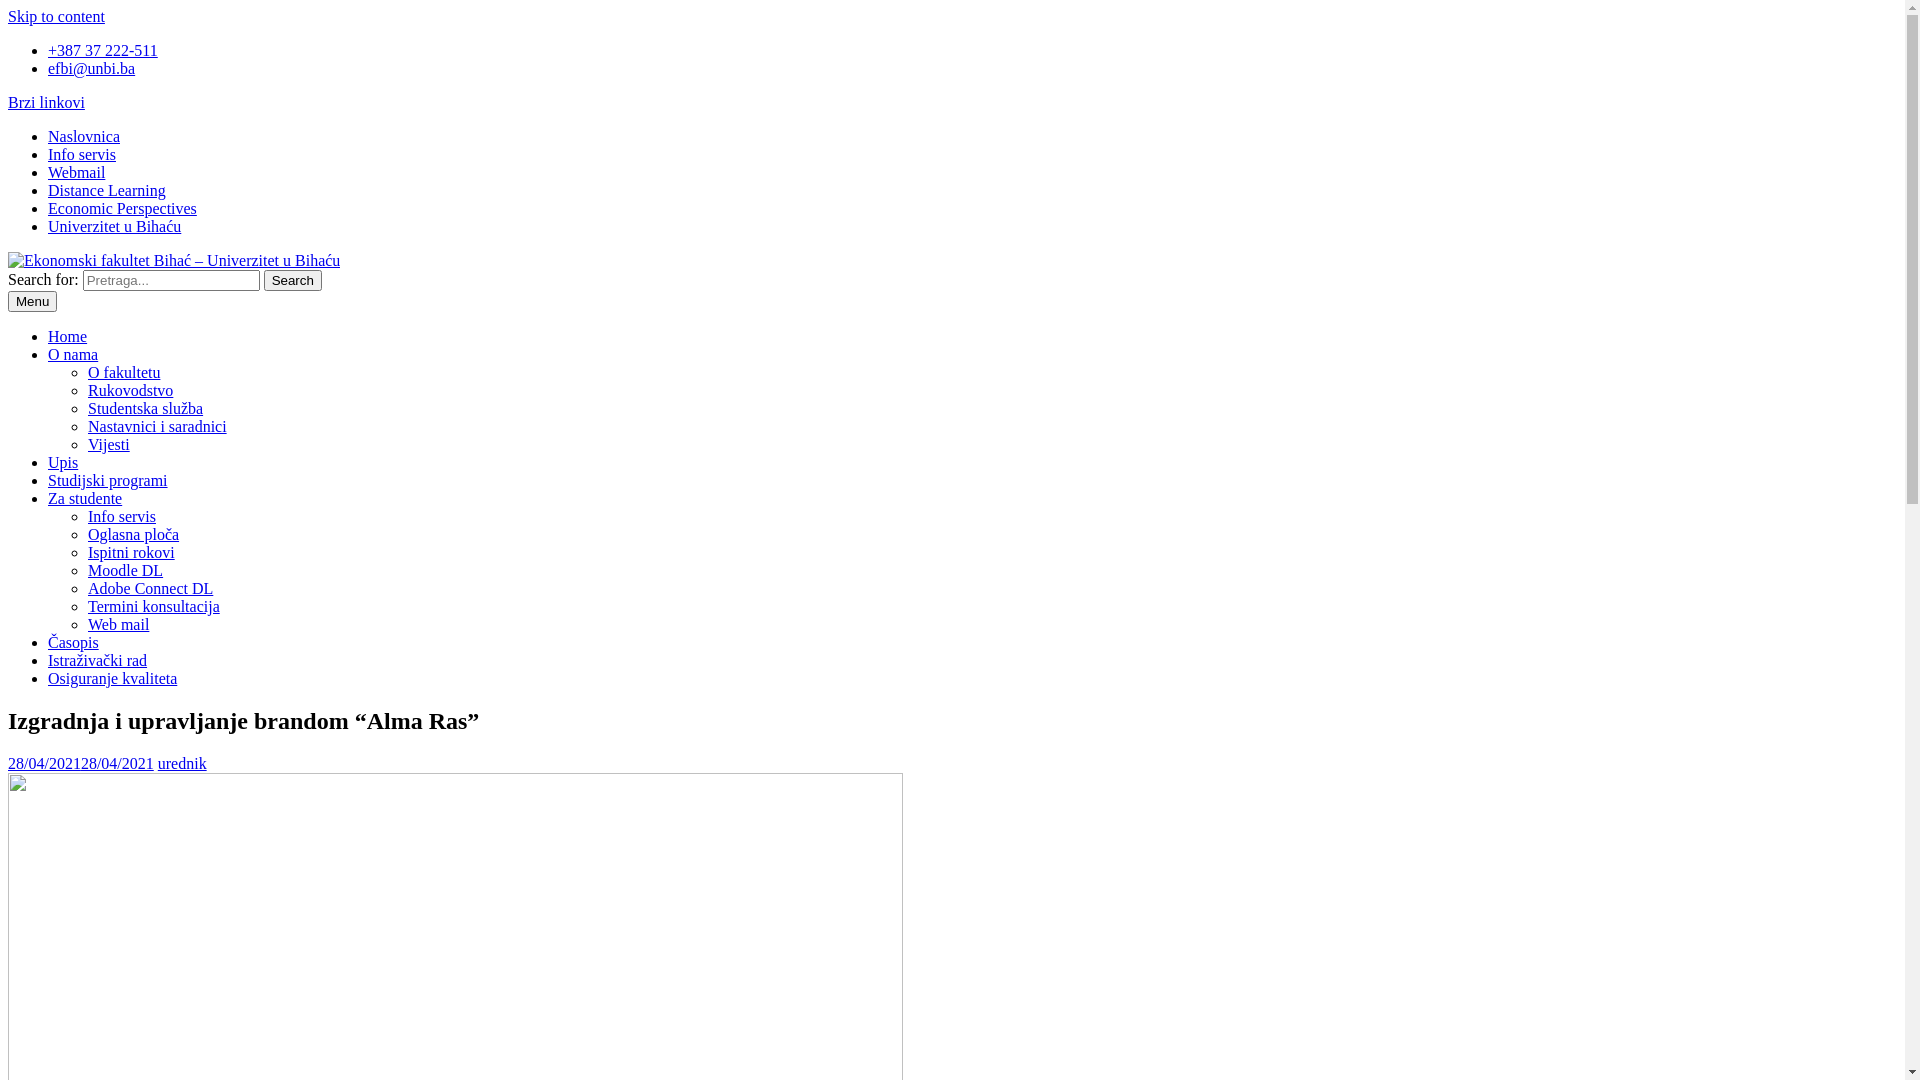  Describe the element at coordinates (76, 171) in the screenshot. I see `'Webmail'` at that location.